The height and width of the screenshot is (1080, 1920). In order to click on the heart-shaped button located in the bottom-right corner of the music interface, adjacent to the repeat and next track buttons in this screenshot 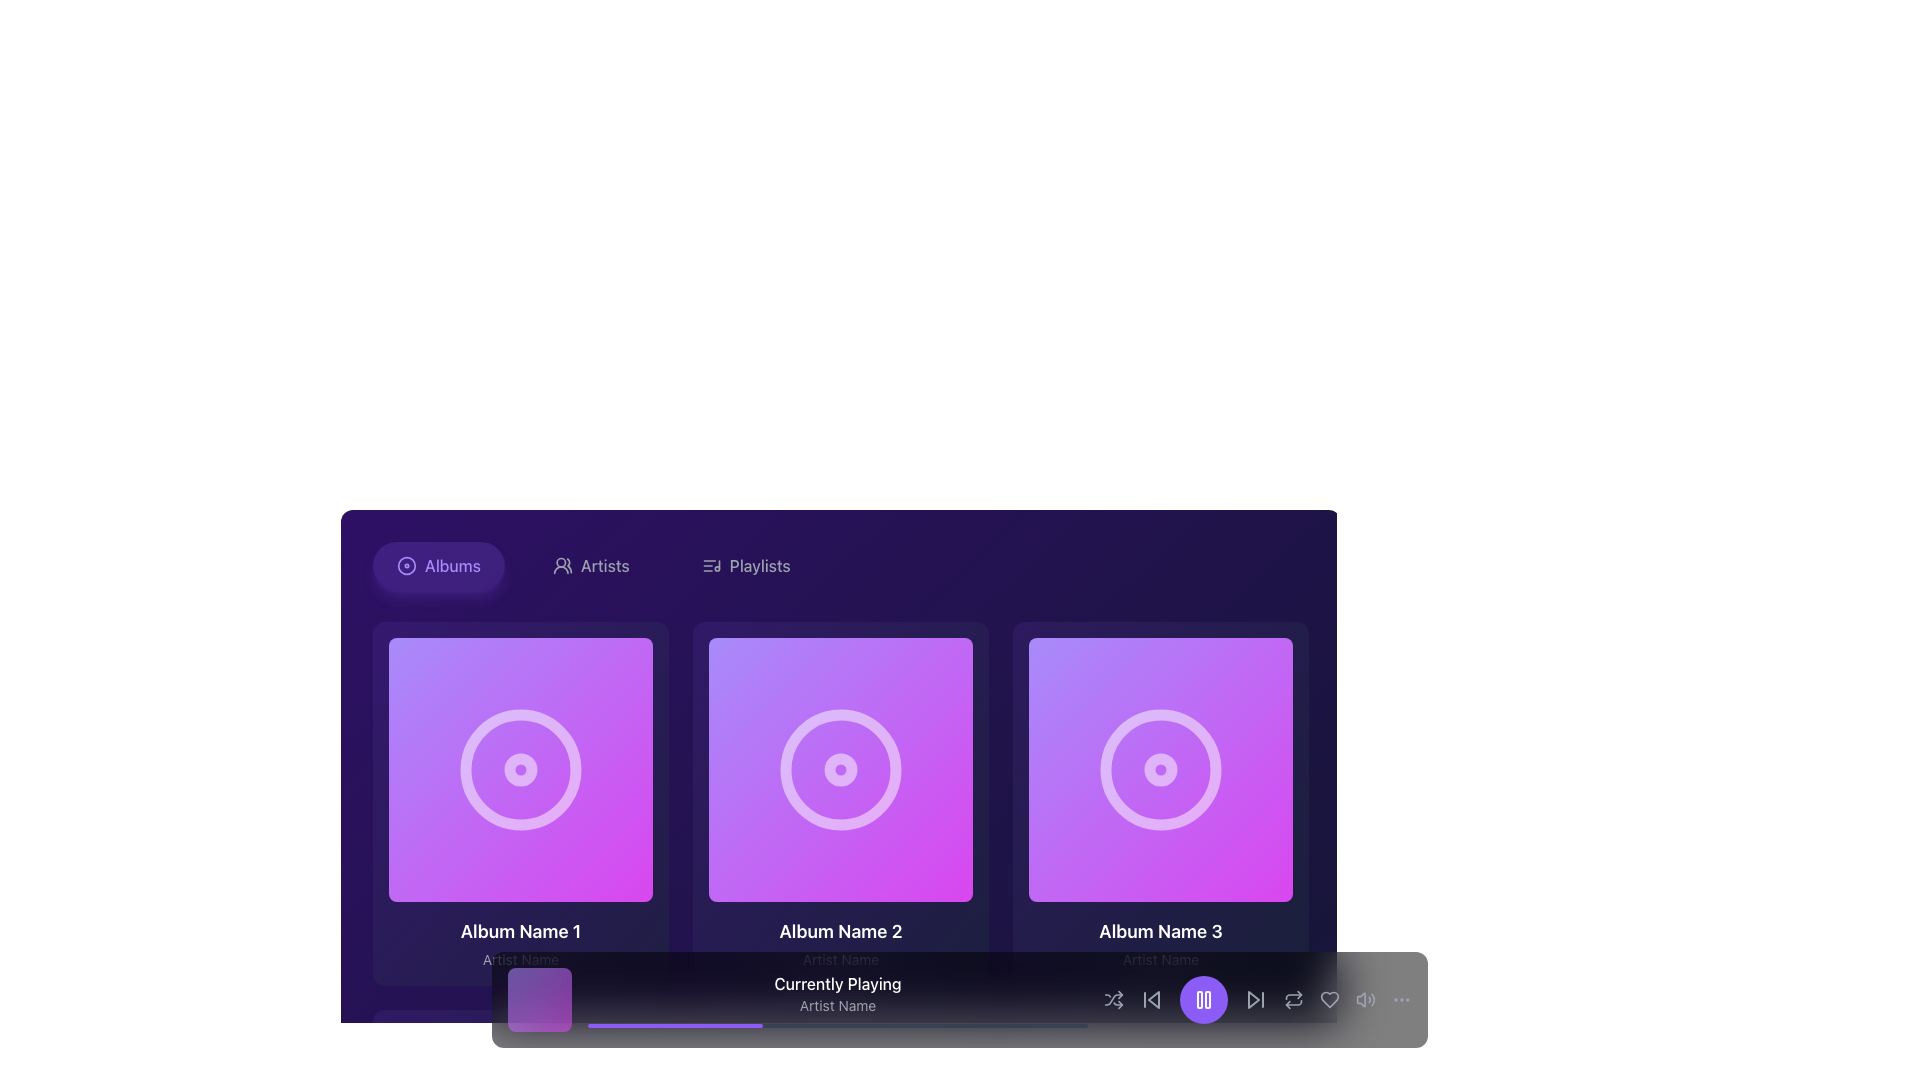, I will do `click(1329, 999)`.